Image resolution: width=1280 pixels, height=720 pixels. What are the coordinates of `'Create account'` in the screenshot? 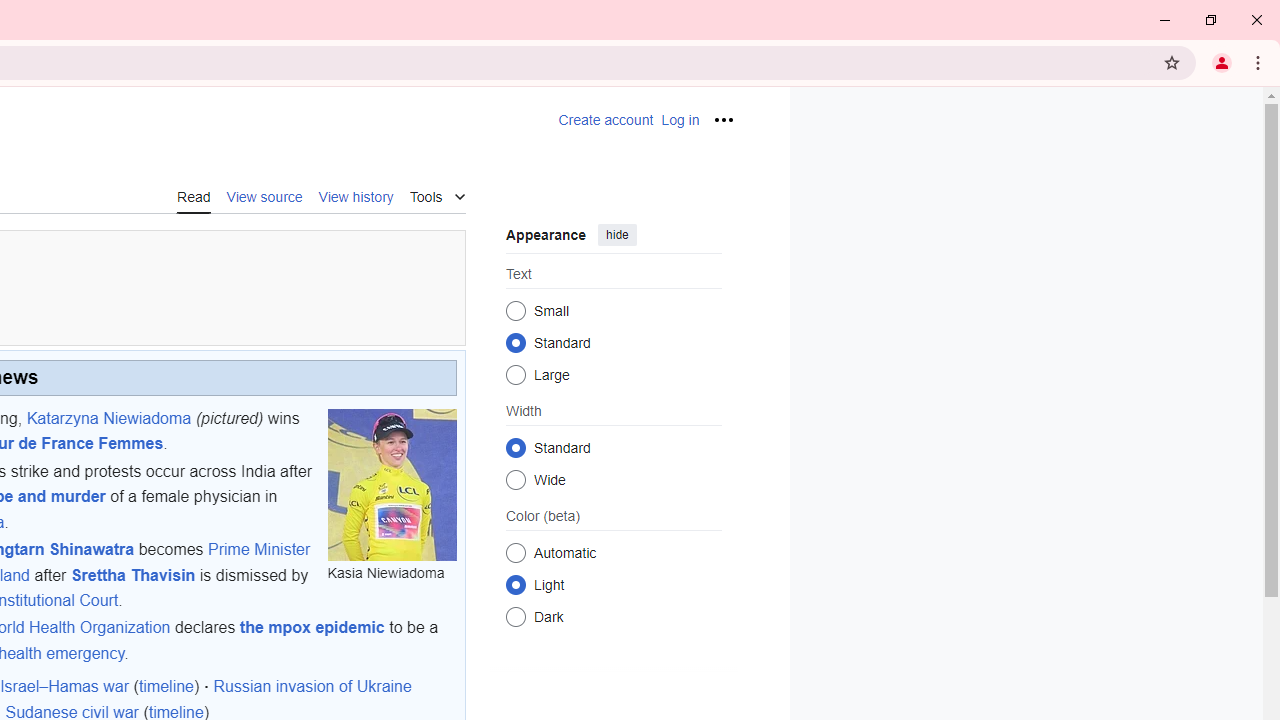 It's located at (605, 120).